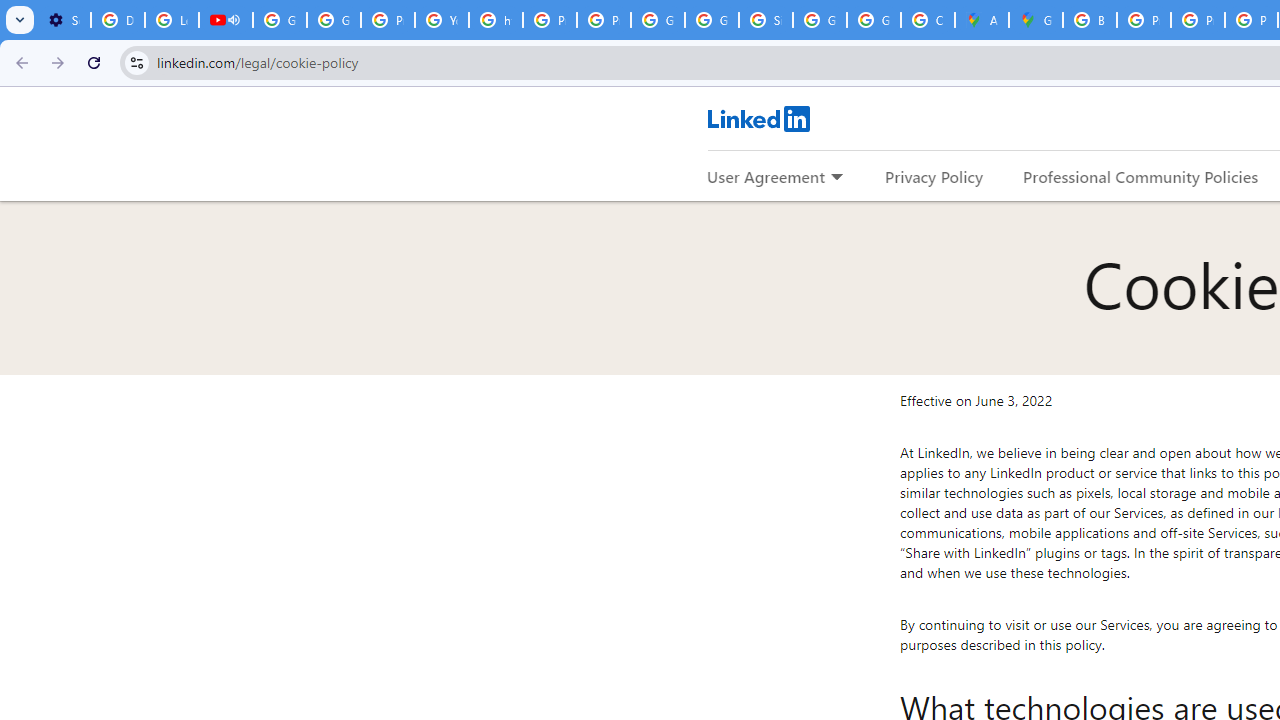  Describe the element at coordinates (757, 118) in the screenshot. I see `'LinkedIn Logo'` at that location.